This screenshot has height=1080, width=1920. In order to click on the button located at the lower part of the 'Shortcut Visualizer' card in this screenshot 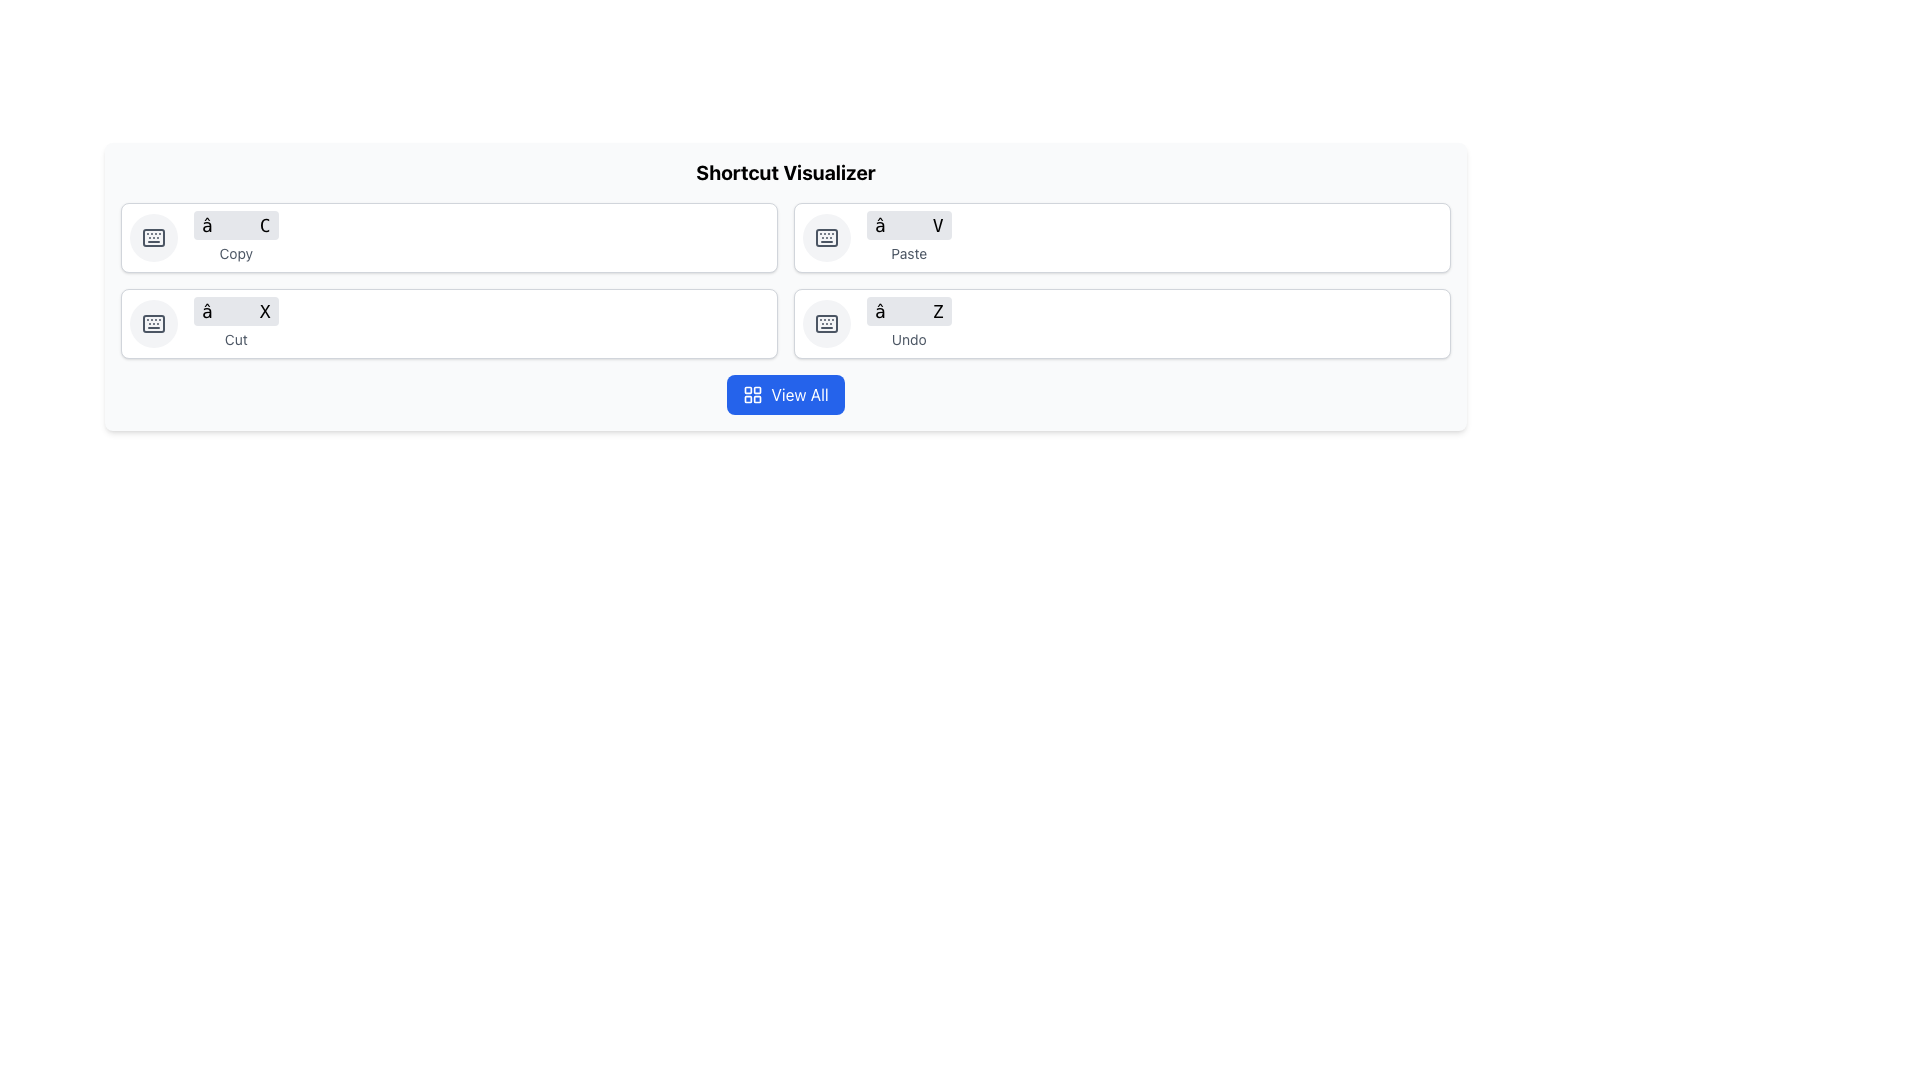, I will do `click(785, 394)`.